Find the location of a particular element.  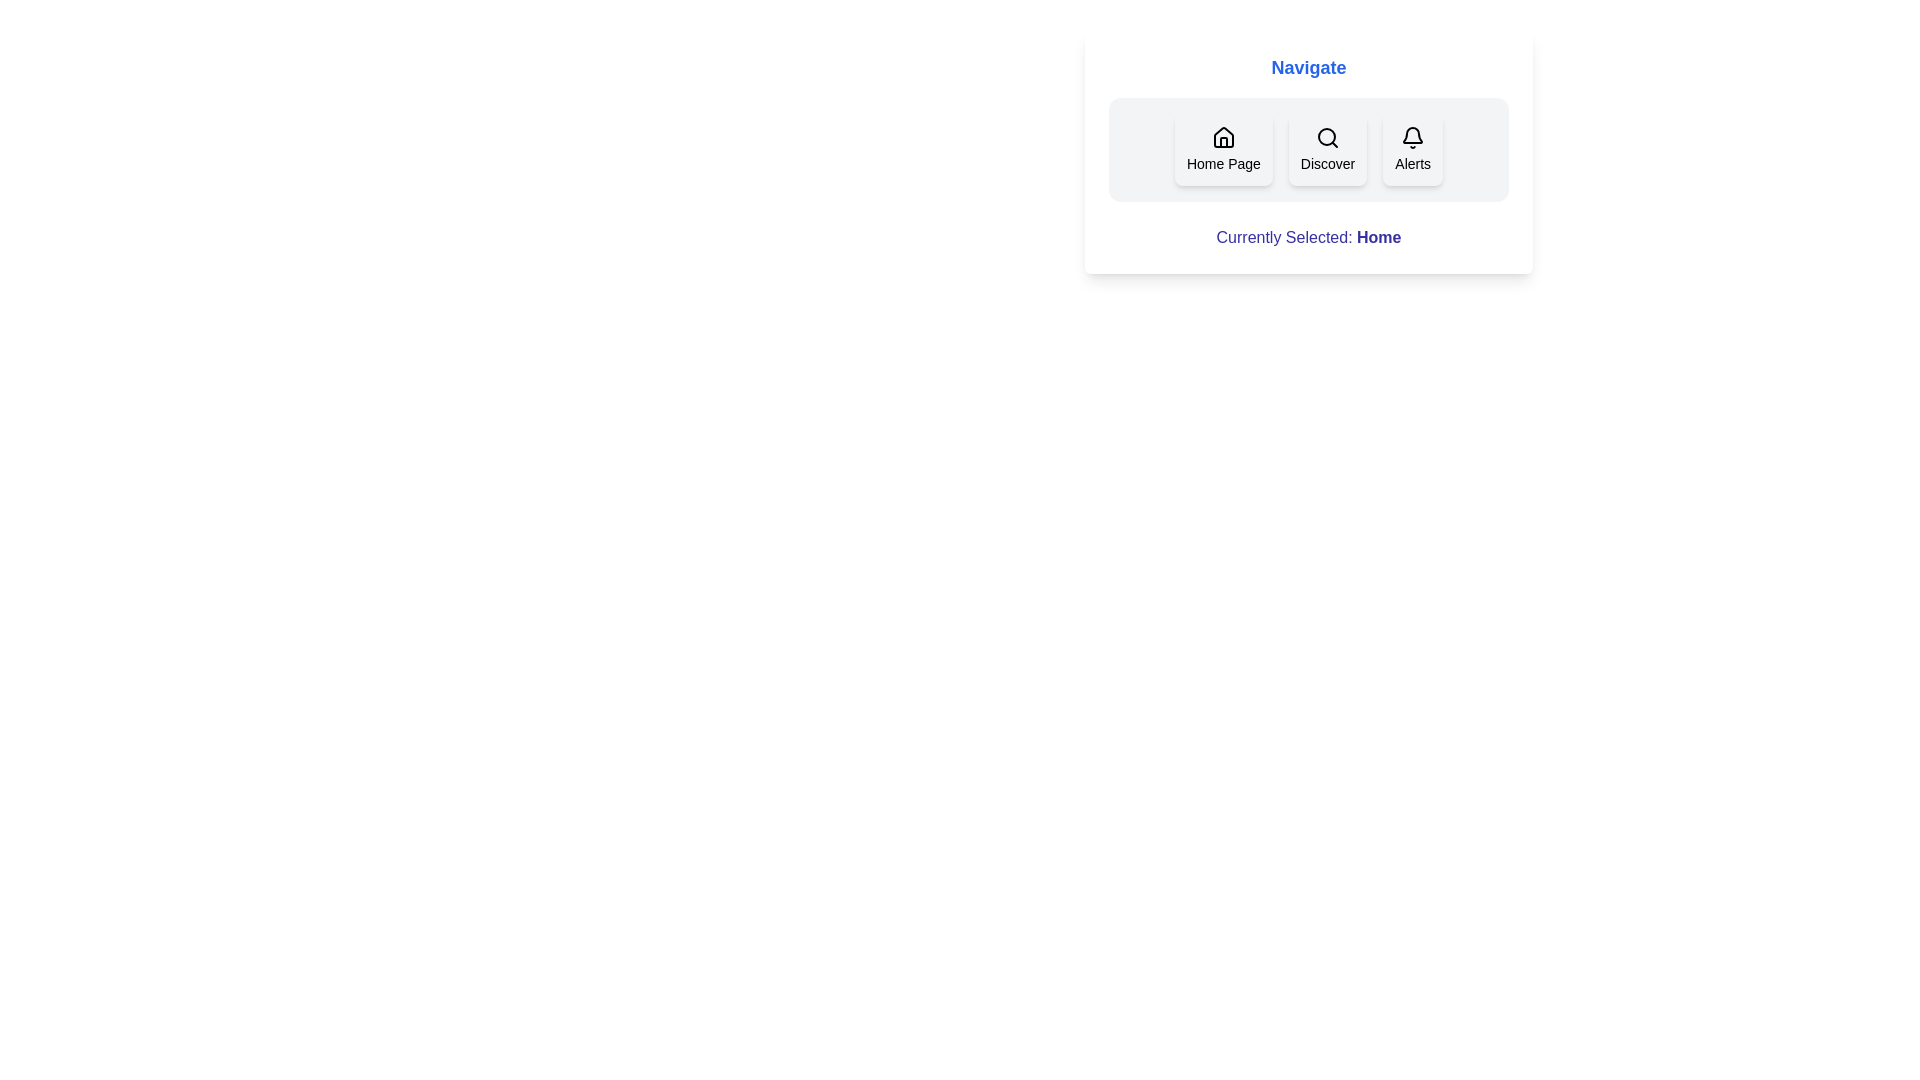

the alert icon (bell icon) located in the navigation bar is located at coordinates (1412, 135).